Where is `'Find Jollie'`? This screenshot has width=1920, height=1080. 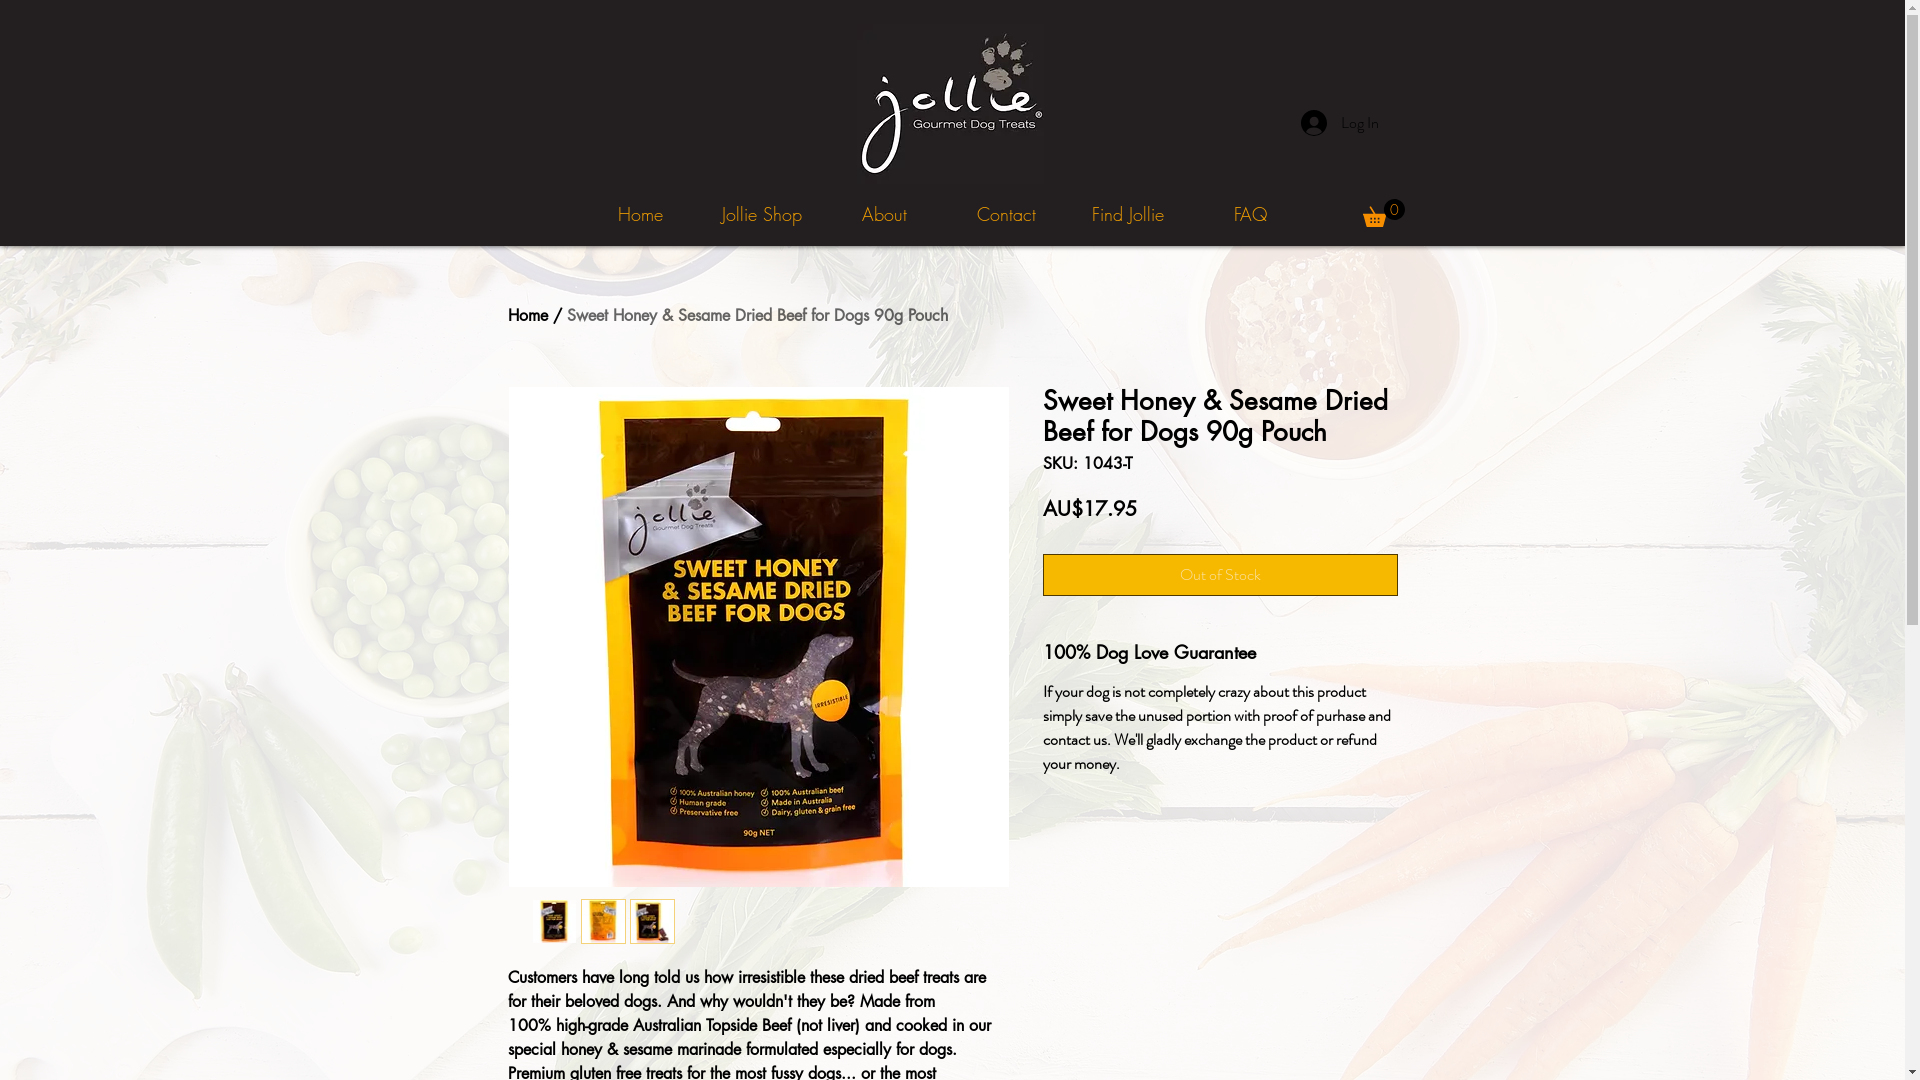
'Find Jollie' is located at coordinates (1128, 214).